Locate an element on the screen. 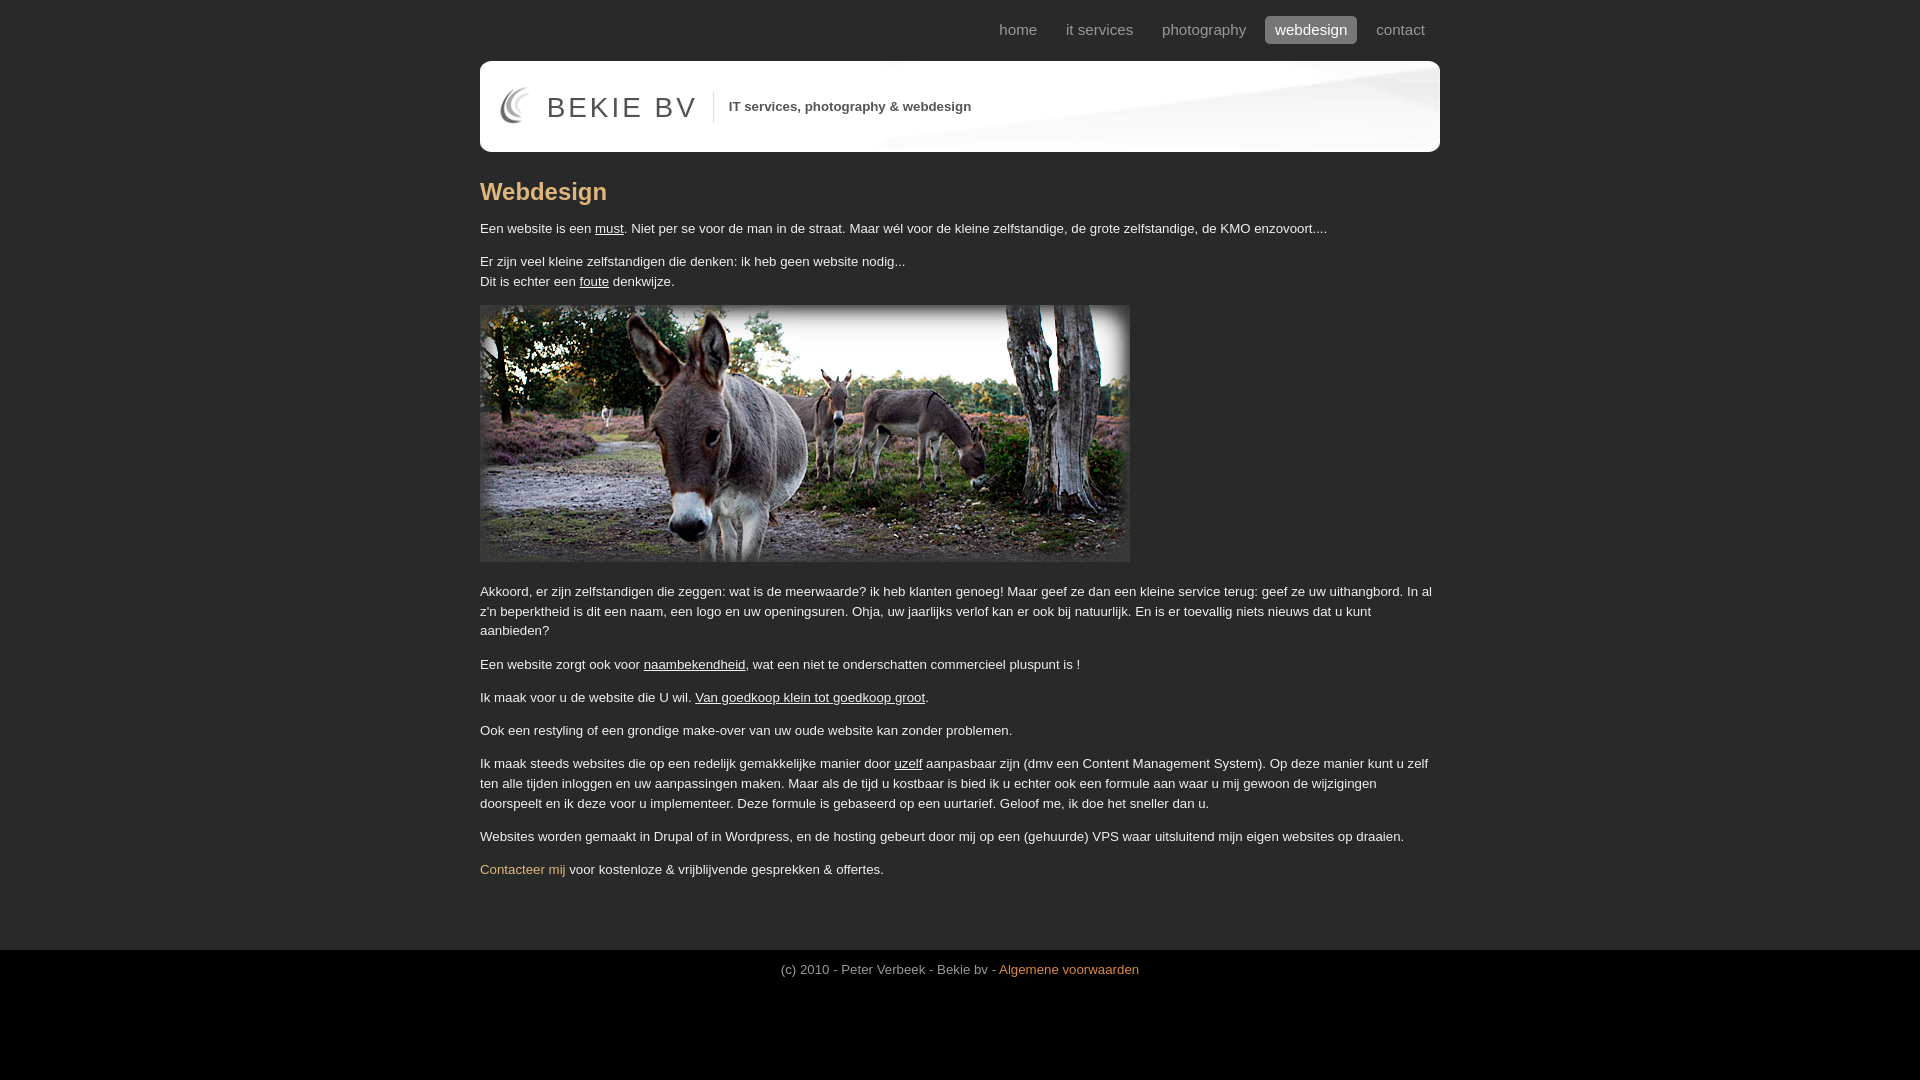 This screenshot has height=1080, width=1920. 'home' is located at coordinates (1020, 29).